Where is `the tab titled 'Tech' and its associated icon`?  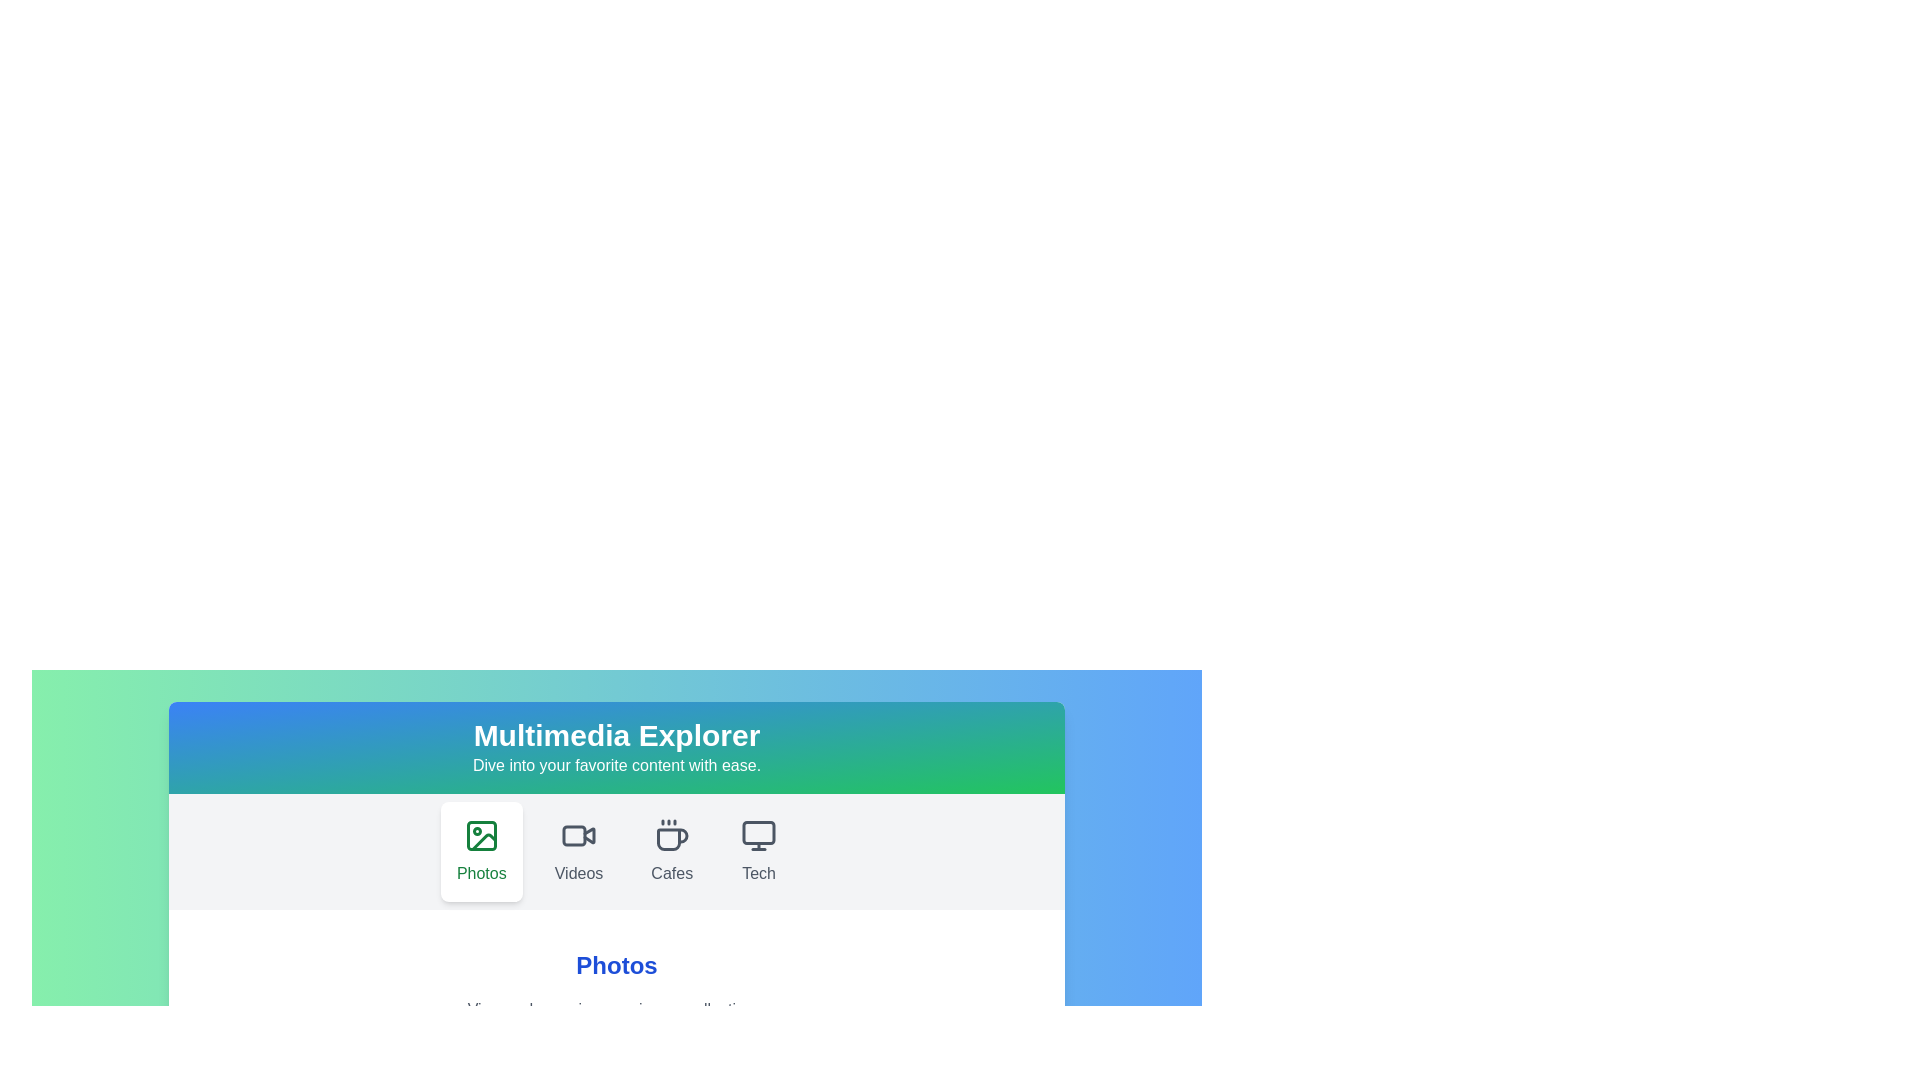 the tab titled 'Tech' and its associated icon is located at coordinates (758, 852).